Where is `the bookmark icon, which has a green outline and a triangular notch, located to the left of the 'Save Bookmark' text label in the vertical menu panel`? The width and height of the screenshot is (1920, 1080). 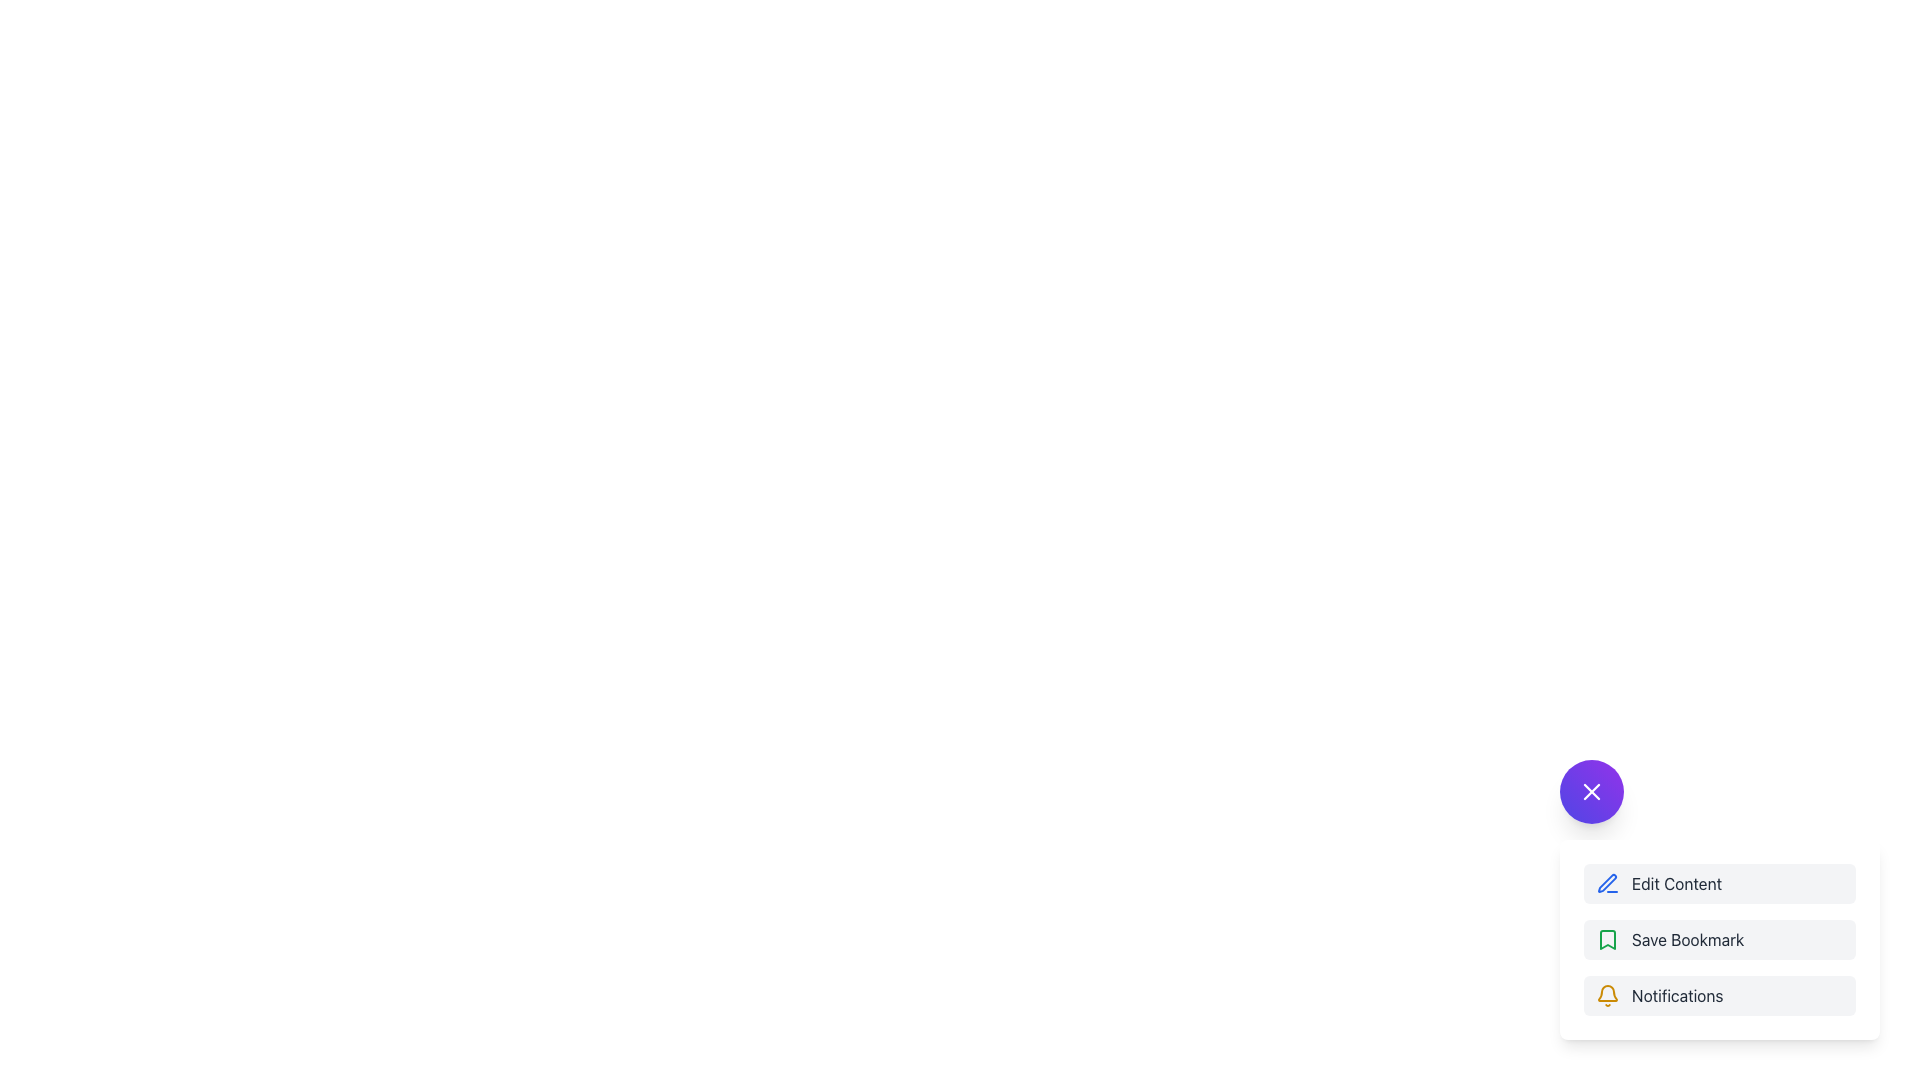
the bookmark icon, which has a green outline and a triangular notch, located to the left of the 'Save Bookmark' text label in the vertical menu panel is located at coordinates (1608, 940).